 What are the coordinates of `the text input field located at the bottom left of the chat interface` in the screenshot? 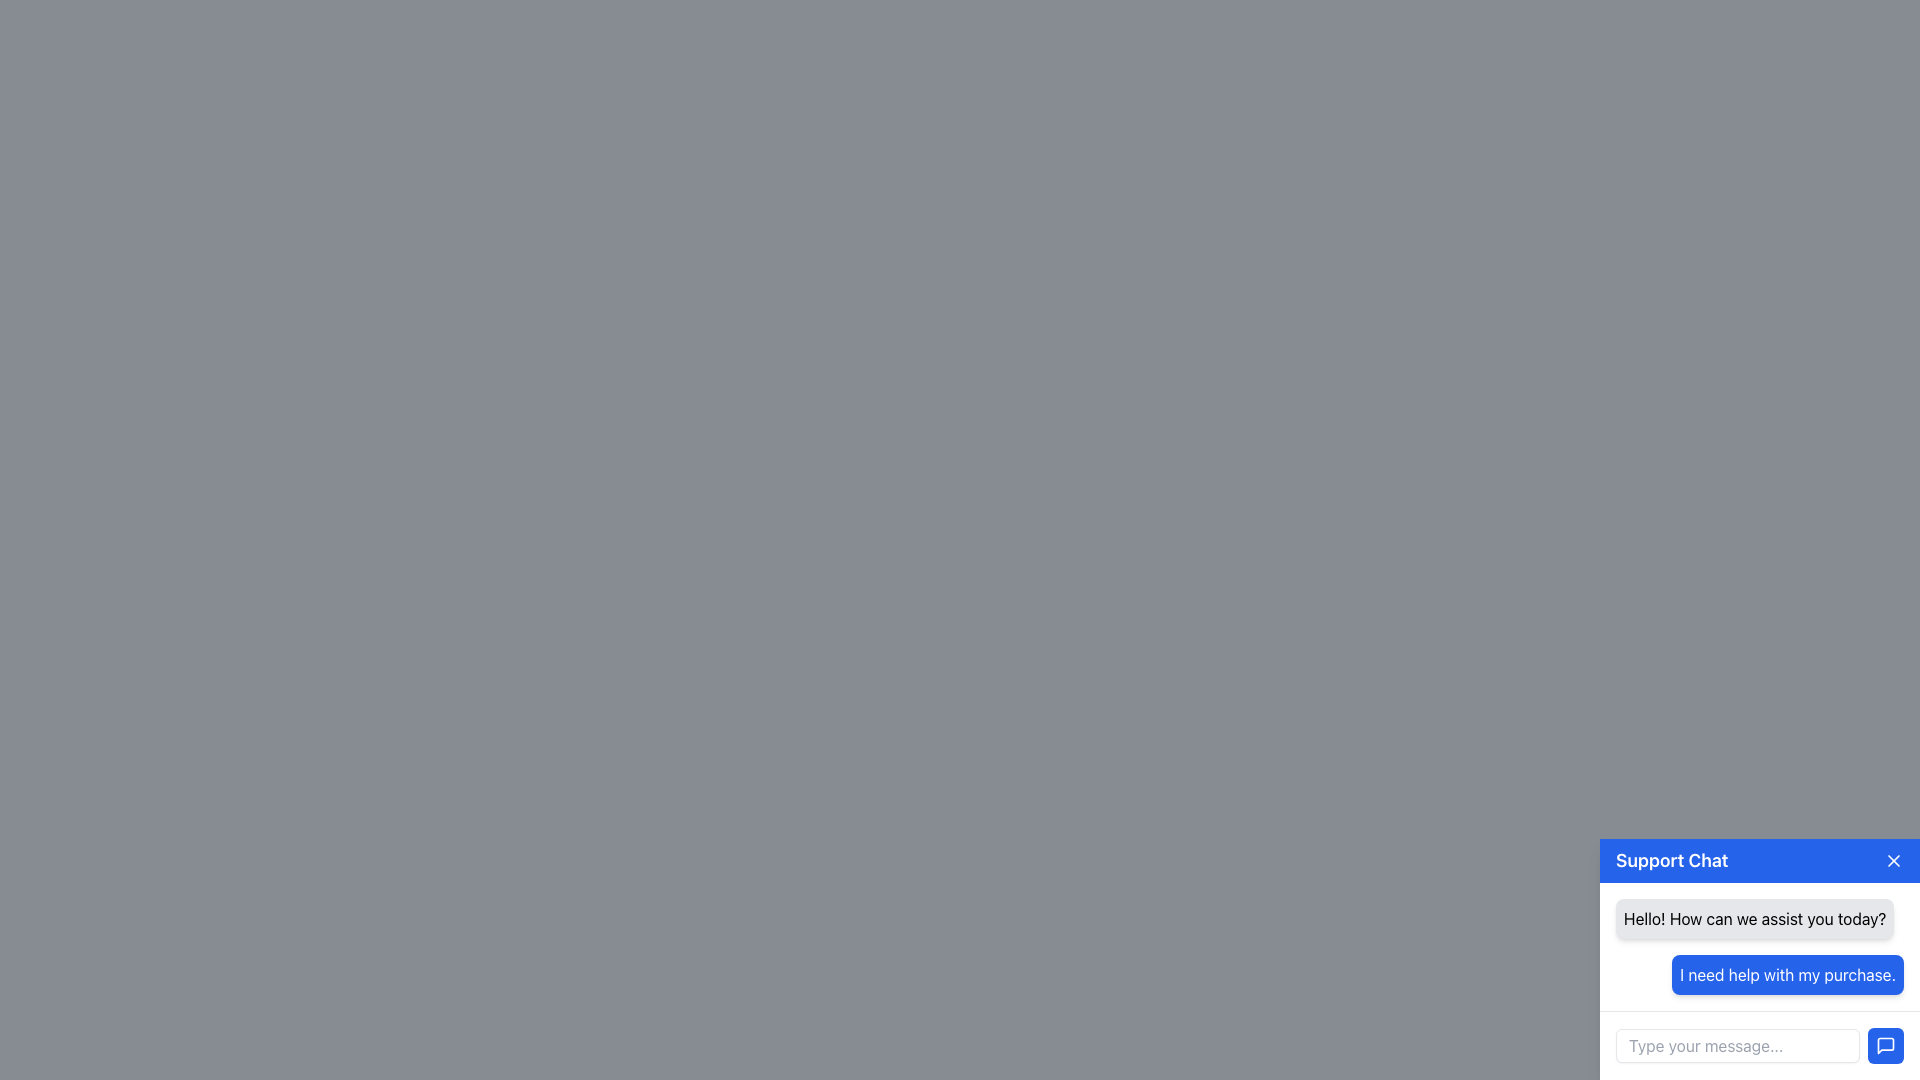 It's located at (1736, 1044).